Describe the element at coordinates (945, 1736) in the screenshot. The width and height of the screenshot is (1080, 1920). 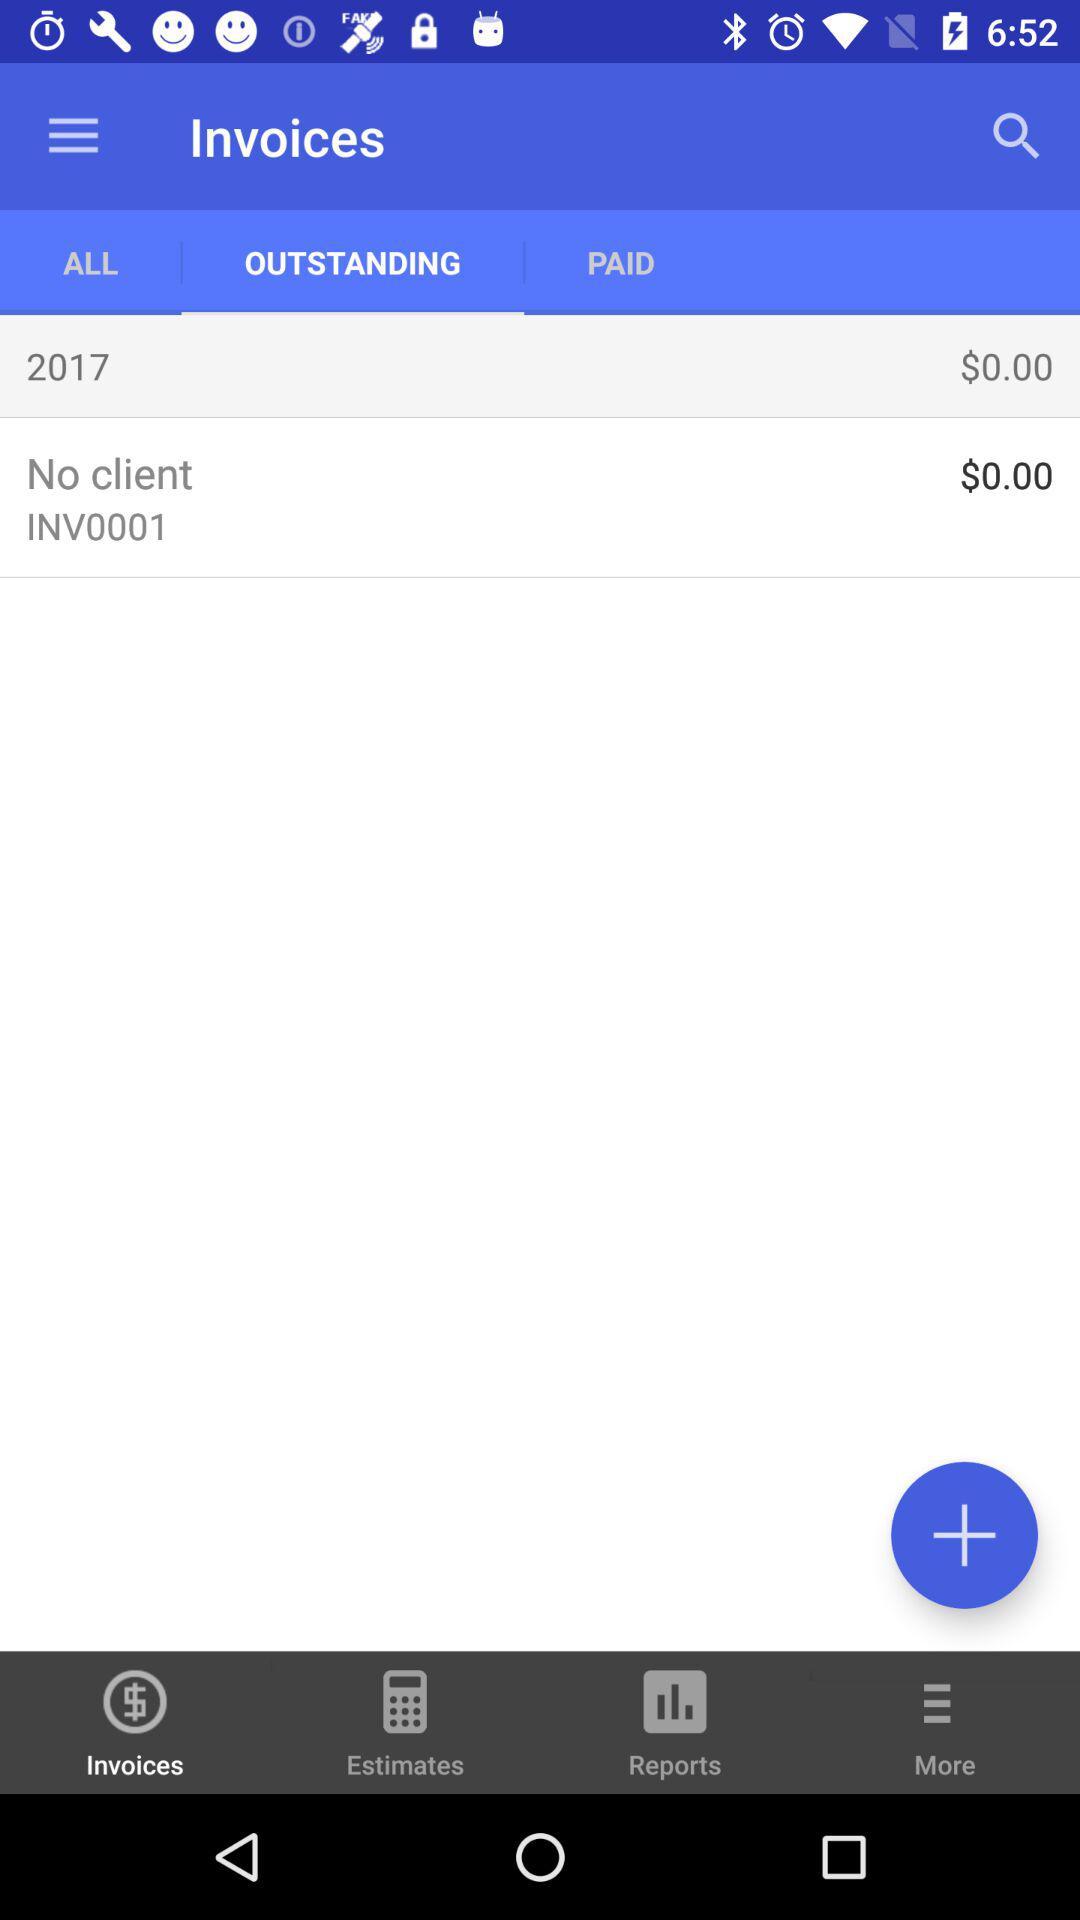
I see `the item next to reports` at that location.